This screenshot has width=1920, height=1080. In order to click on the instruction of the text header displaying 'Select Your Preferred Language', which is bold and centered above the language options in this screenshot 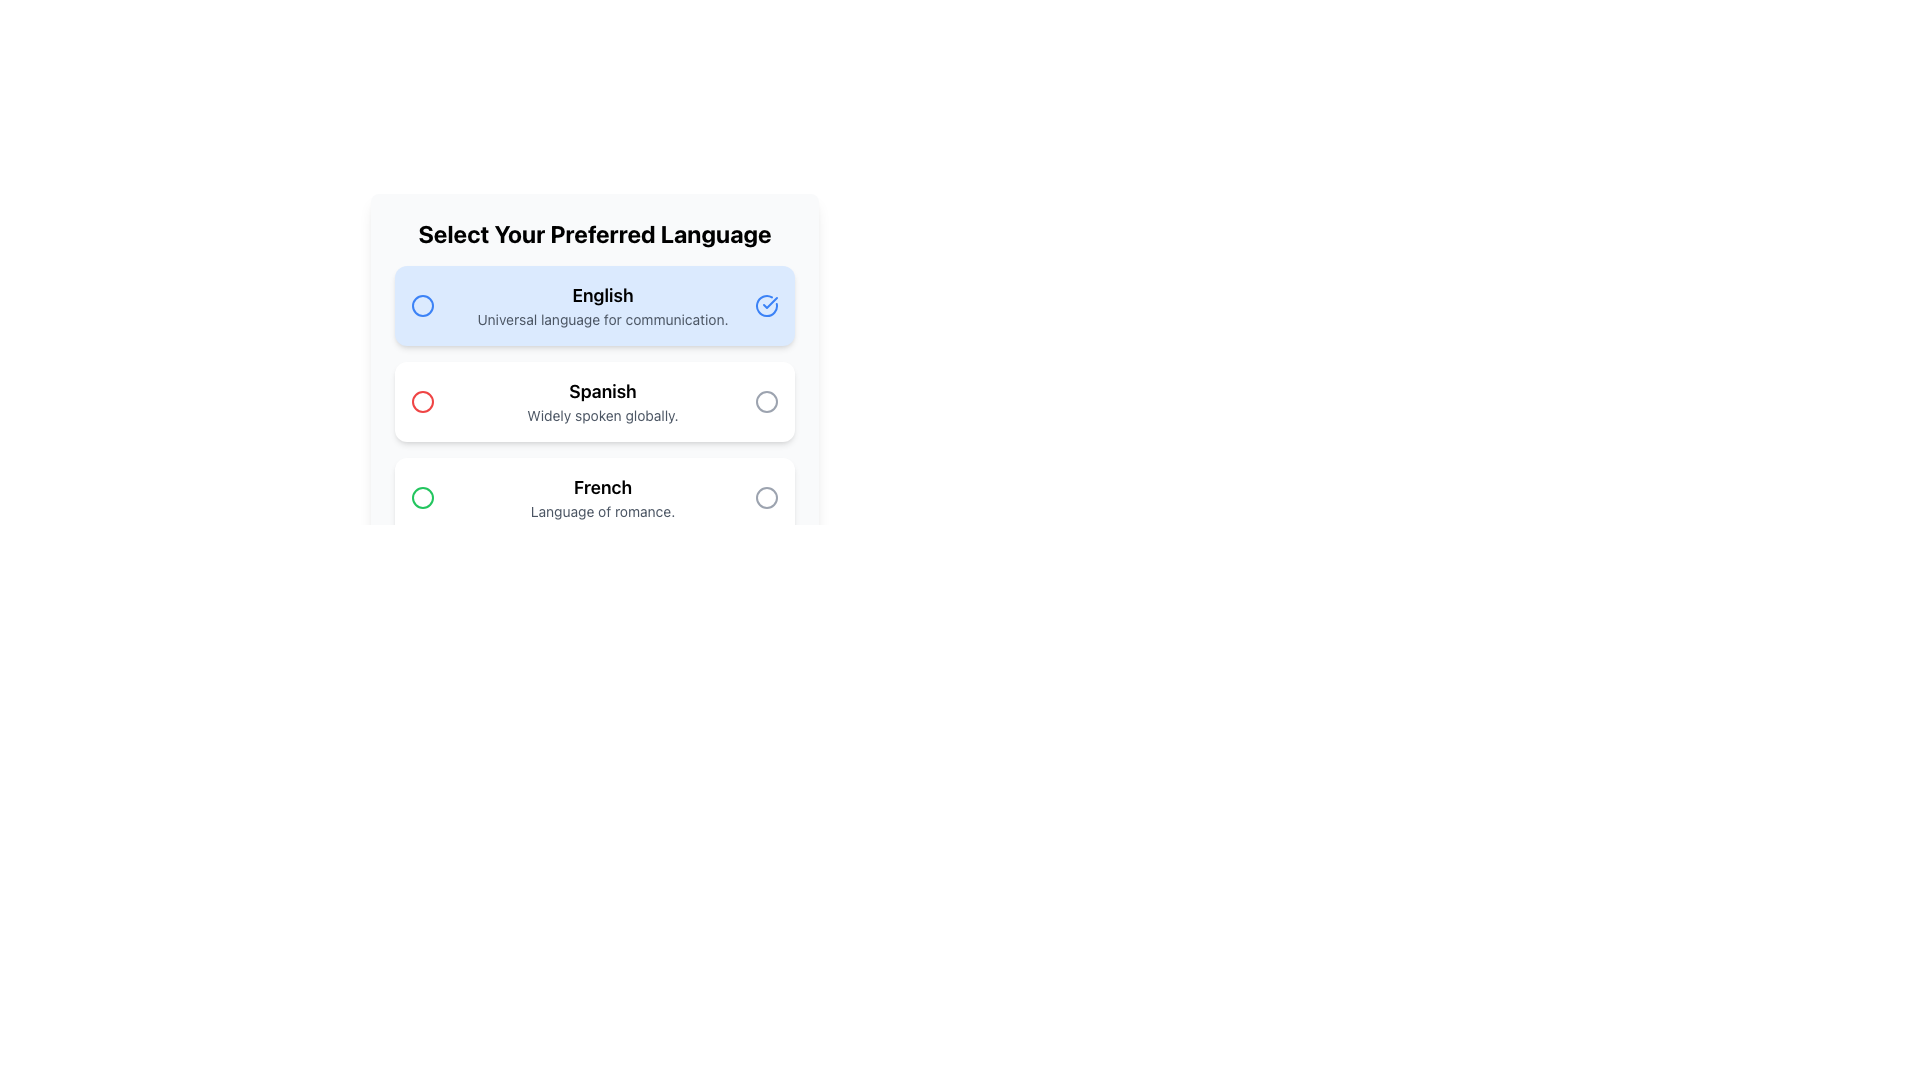, I will do `click(594, 233)`.